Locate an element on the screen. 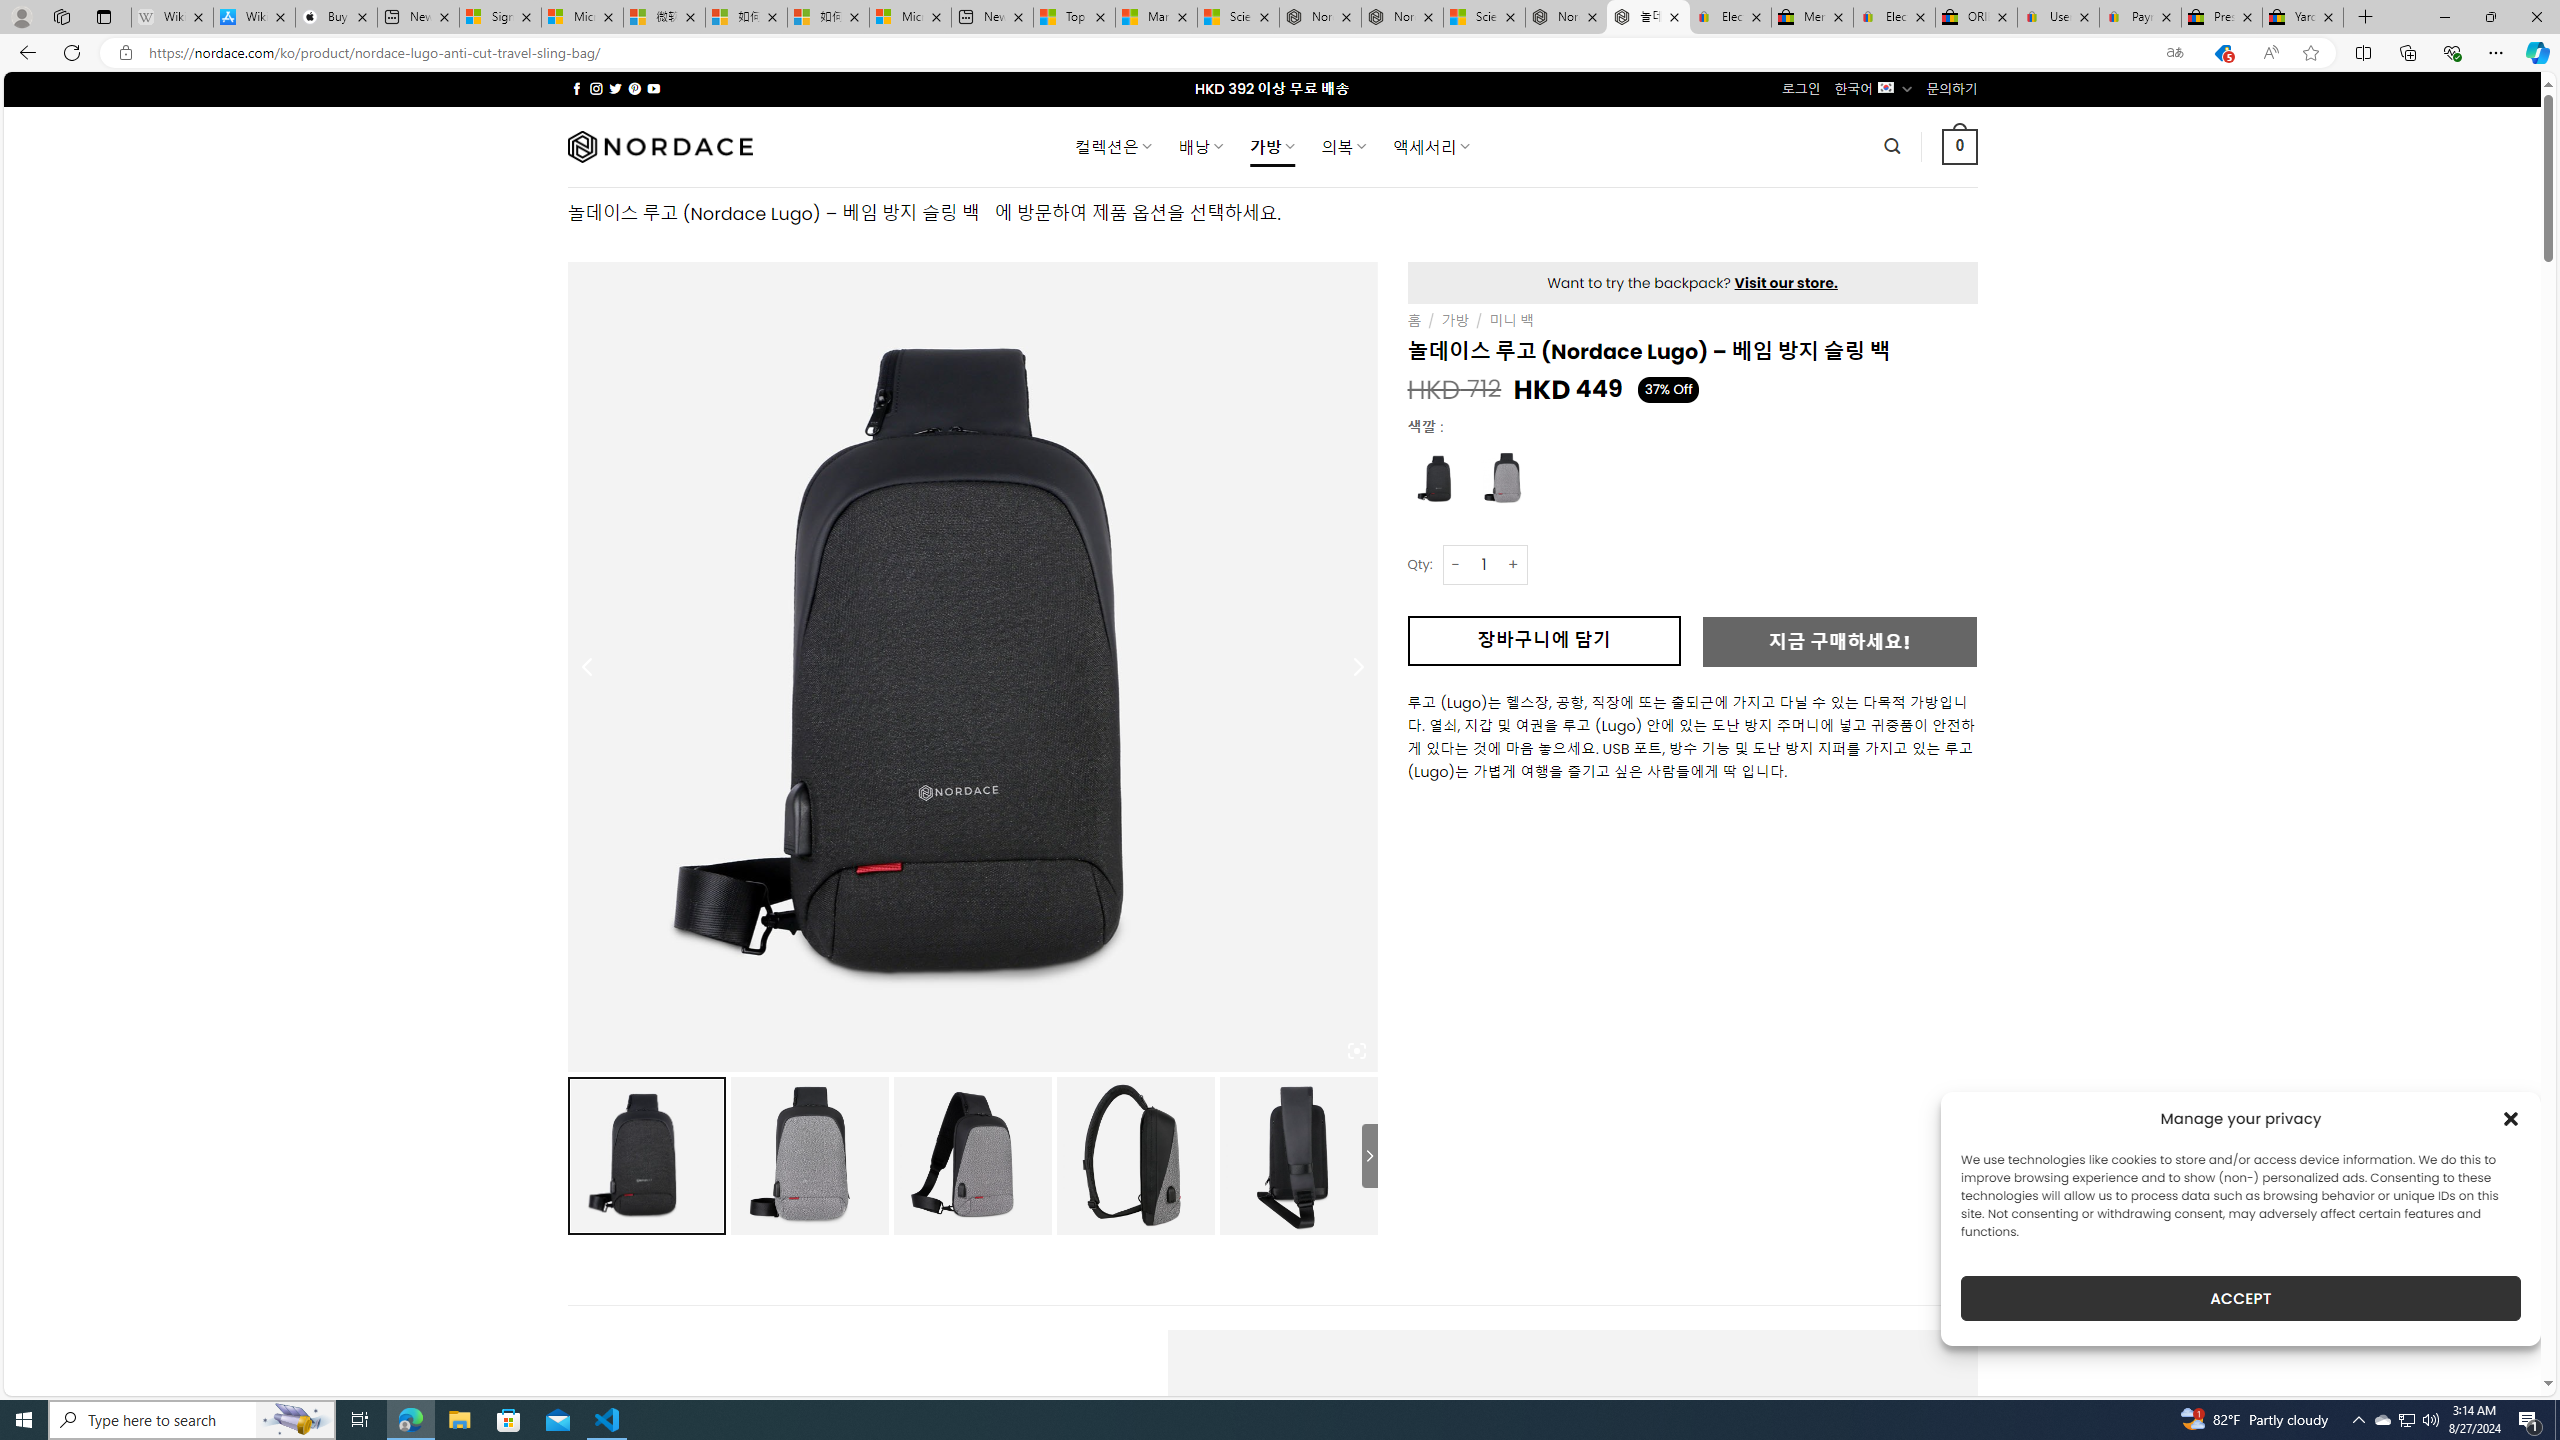 The height and width of the screenshot is (1440, 2560). 'Visit our store.' is located at coordinates (1785, 283).